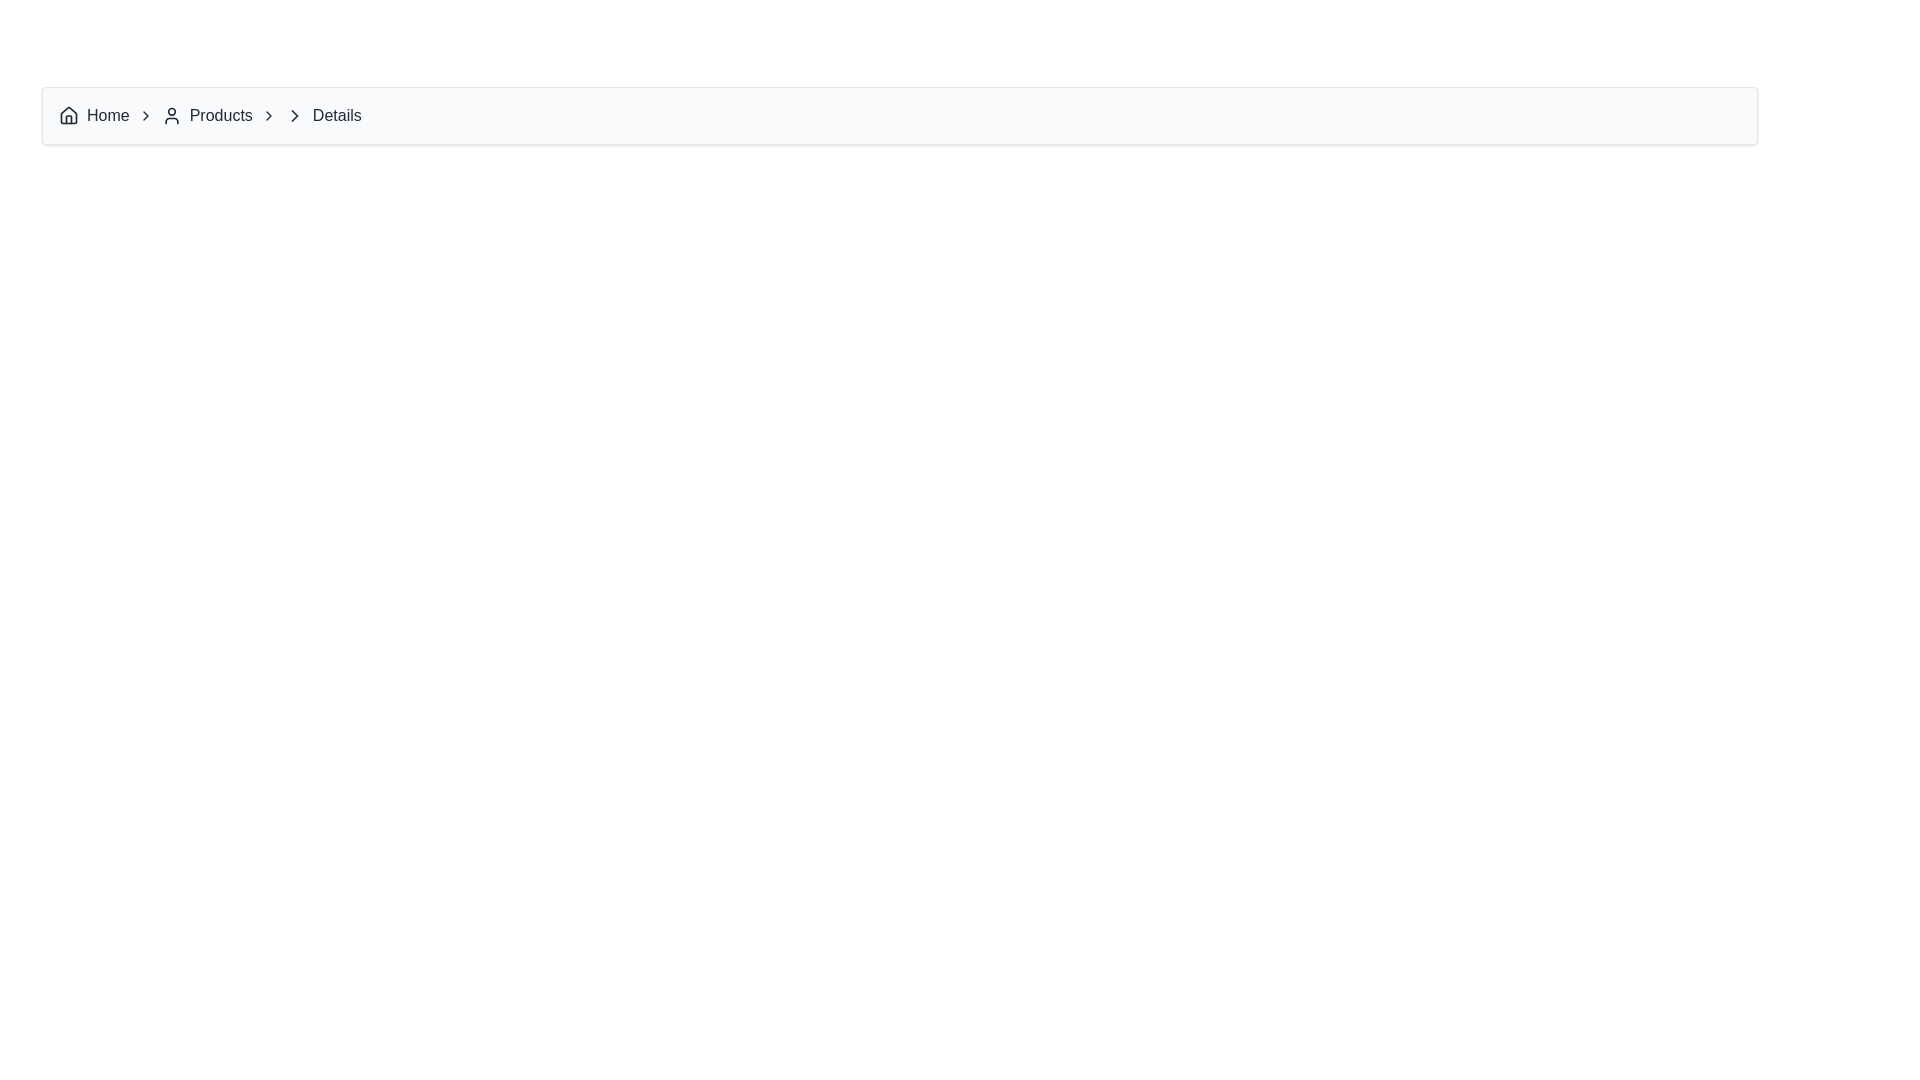 The height and width of the screenshot is (1080, 1920). What do you see at coordinates (293, 115) in the screenshot?
I see `the presence of the right-facing chevron icon located in the breadcrumb navigation bar, positioned to the right of the 'Products' text and before the 'Details' text` at bounding box center [293, 115].